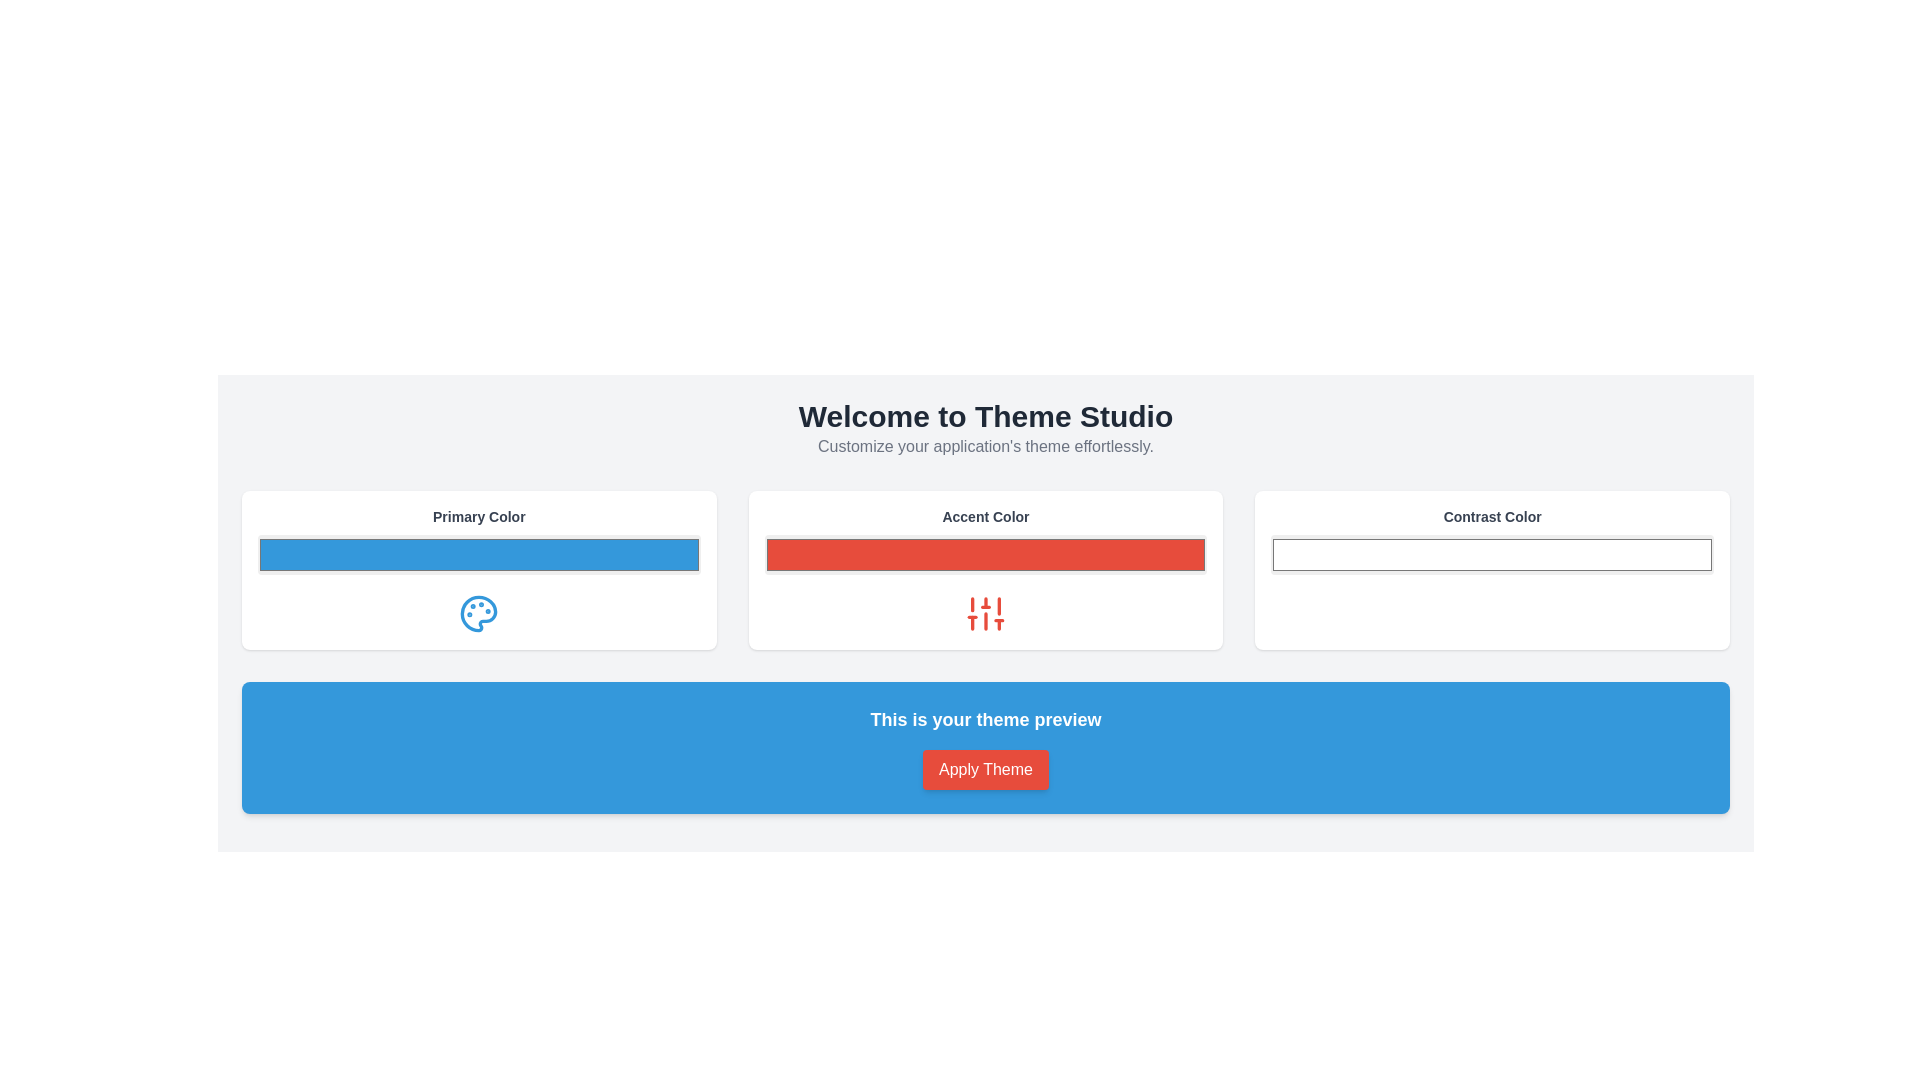 The height and width of the screenshot is (1080, 1920). What do you see at coordinates (985, 427) in the screenshot?
I see `the welcoming heading and subtitle text block that introduces the Theme Studio, located near the top of the interface` at bounding box center [985, 427].